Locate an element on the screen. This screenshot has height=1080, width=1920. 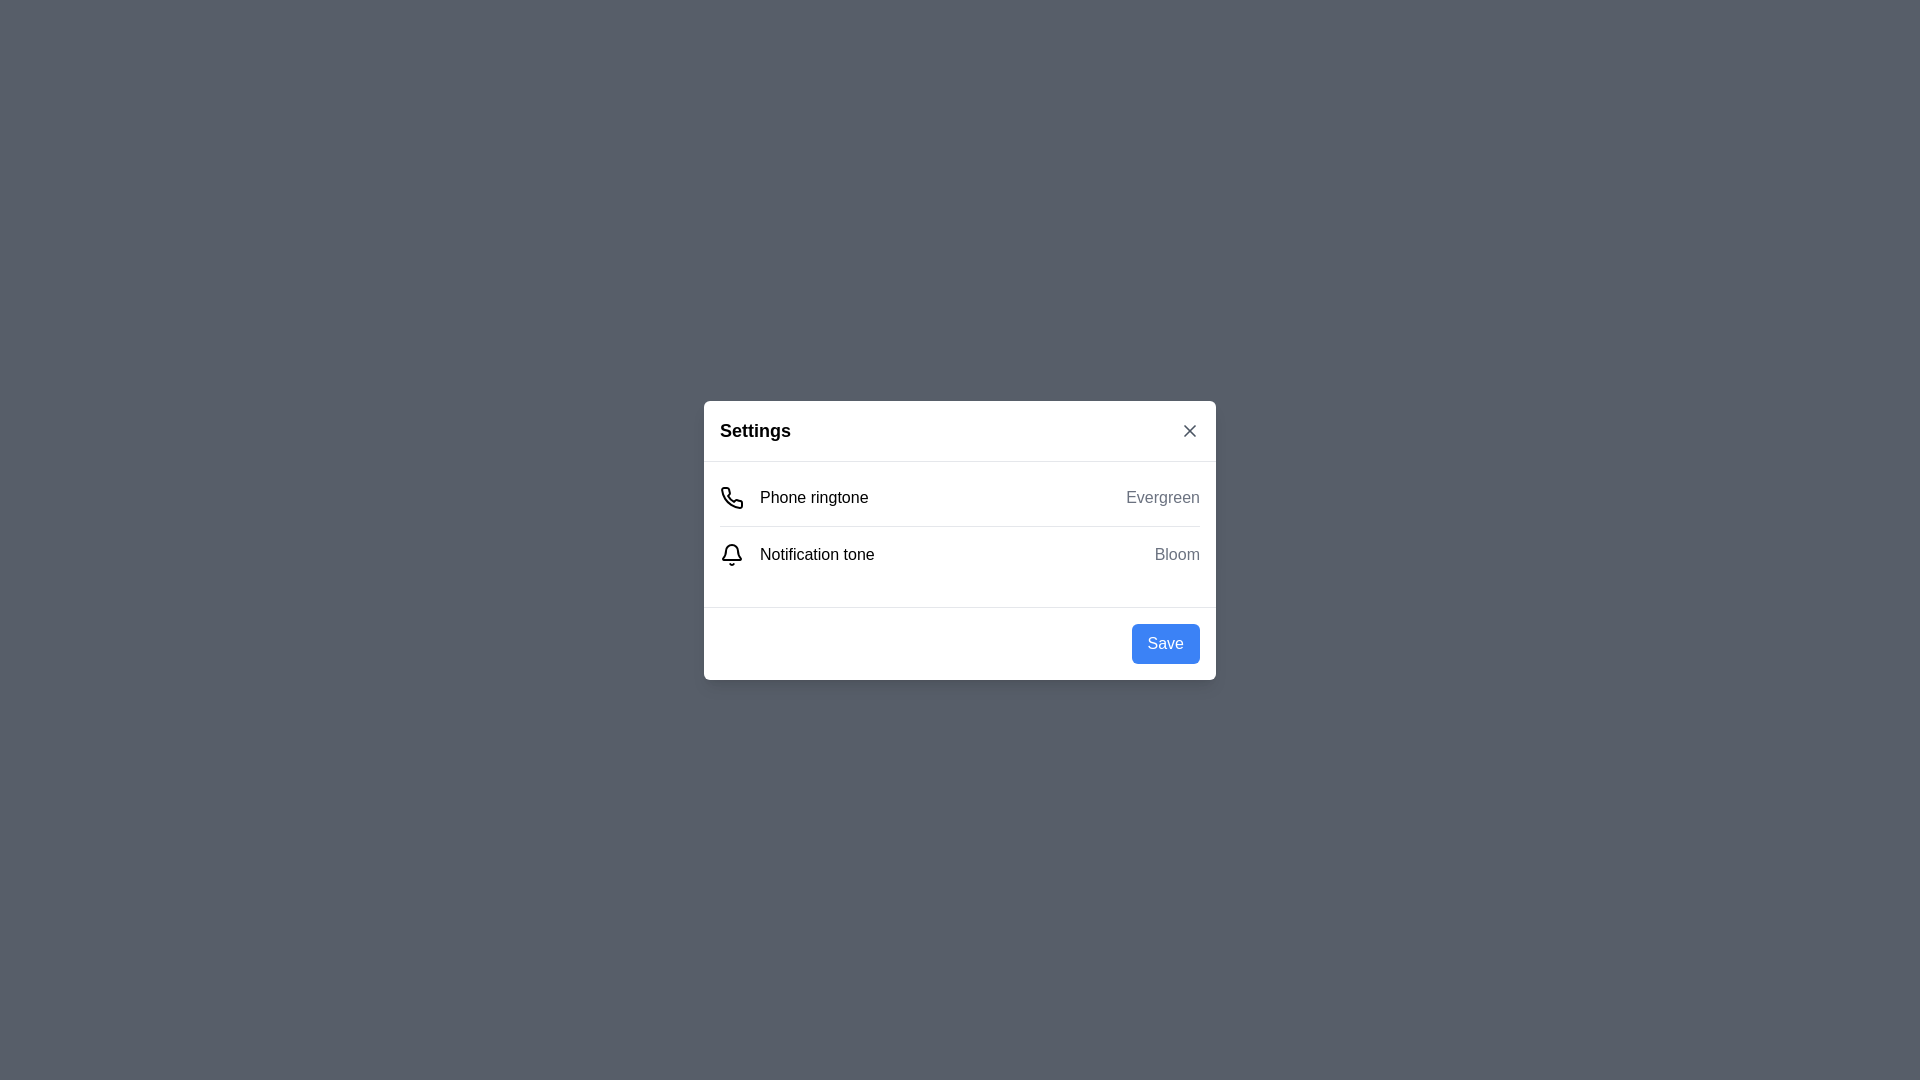
lower segment of the notification bell icon, which is part of an SVG graphic located on the left side of the 'Notification tone' row in a dialog box is located at coordinates (730, 551).